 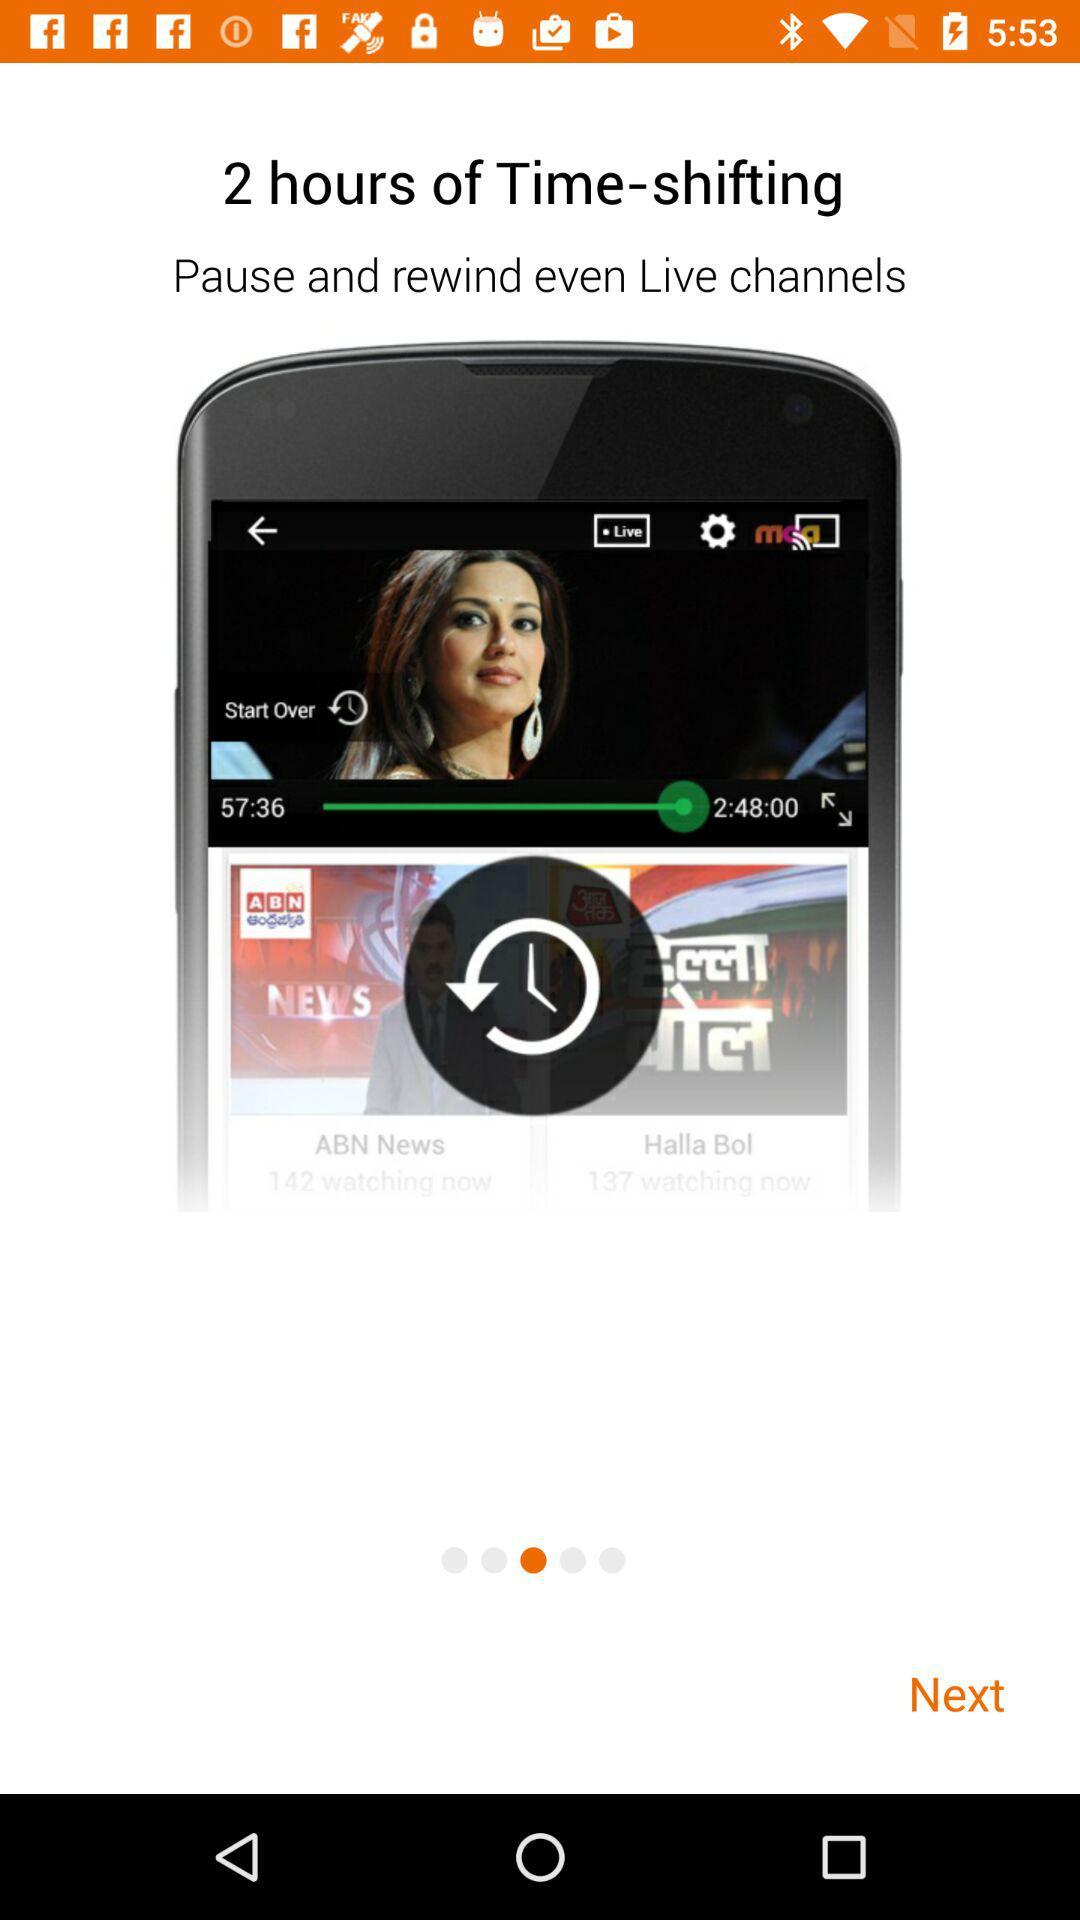 What do you see at coordinates (955, 1692) in the screenshot?
I see `item at the bottom right corner` at bounding box center [955, 1692].